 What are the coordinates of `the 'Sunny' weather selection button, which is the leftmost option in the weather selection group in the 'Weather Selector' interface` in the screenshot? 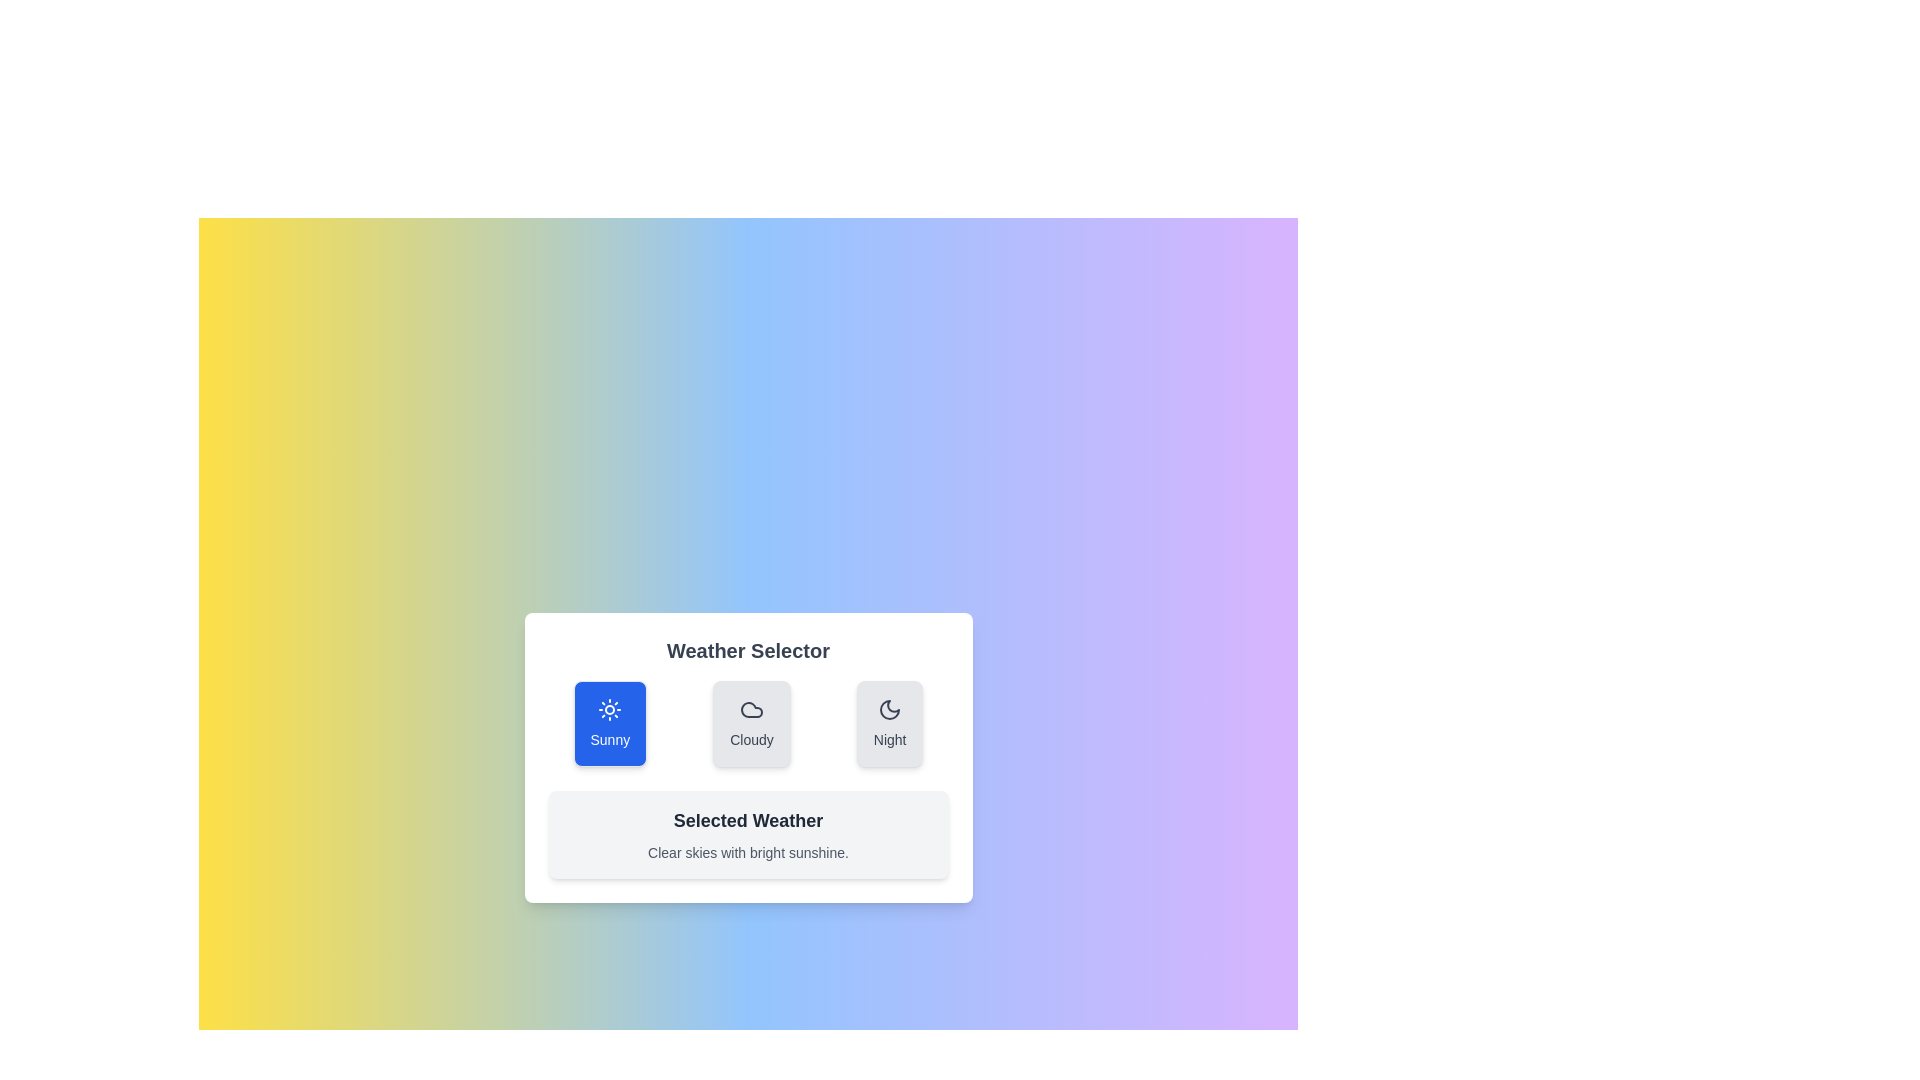 It's located at (609, 724).